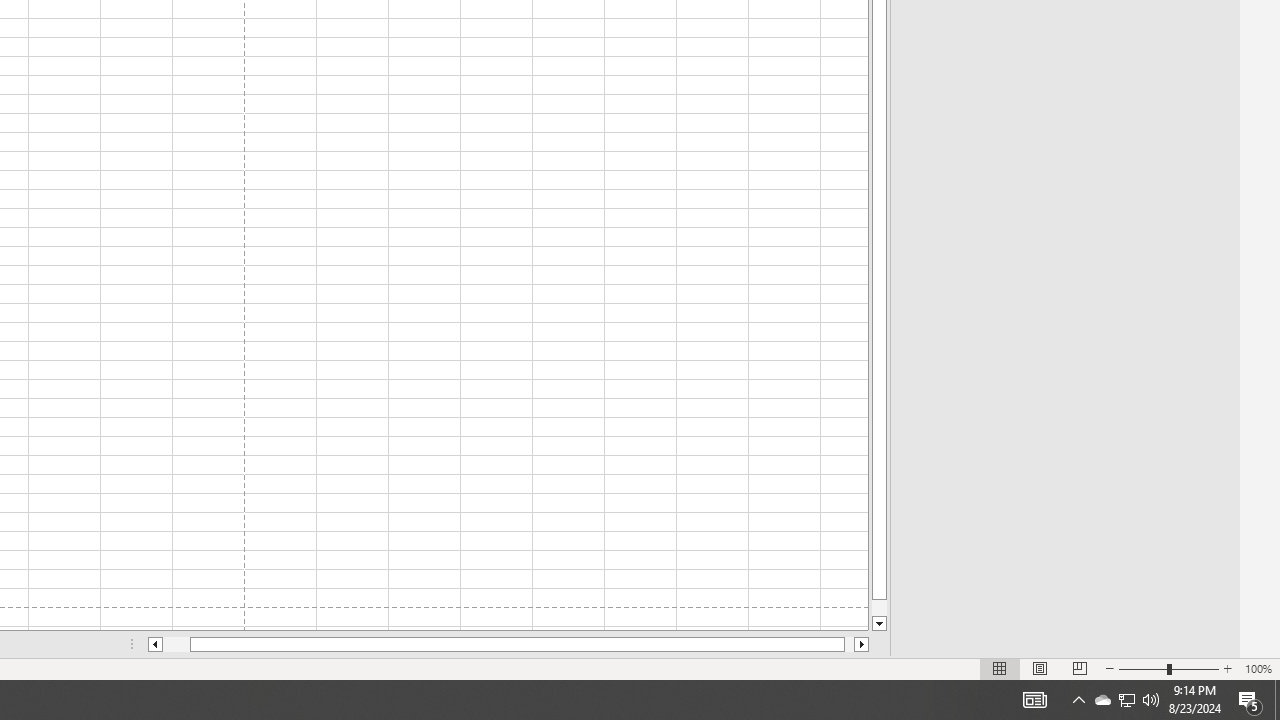 Image resolution: width=1280 pixels, height=720 pixels. Describe the element at coordinates (879, 623) in the screenshot. I see `'Line down'` at that location.